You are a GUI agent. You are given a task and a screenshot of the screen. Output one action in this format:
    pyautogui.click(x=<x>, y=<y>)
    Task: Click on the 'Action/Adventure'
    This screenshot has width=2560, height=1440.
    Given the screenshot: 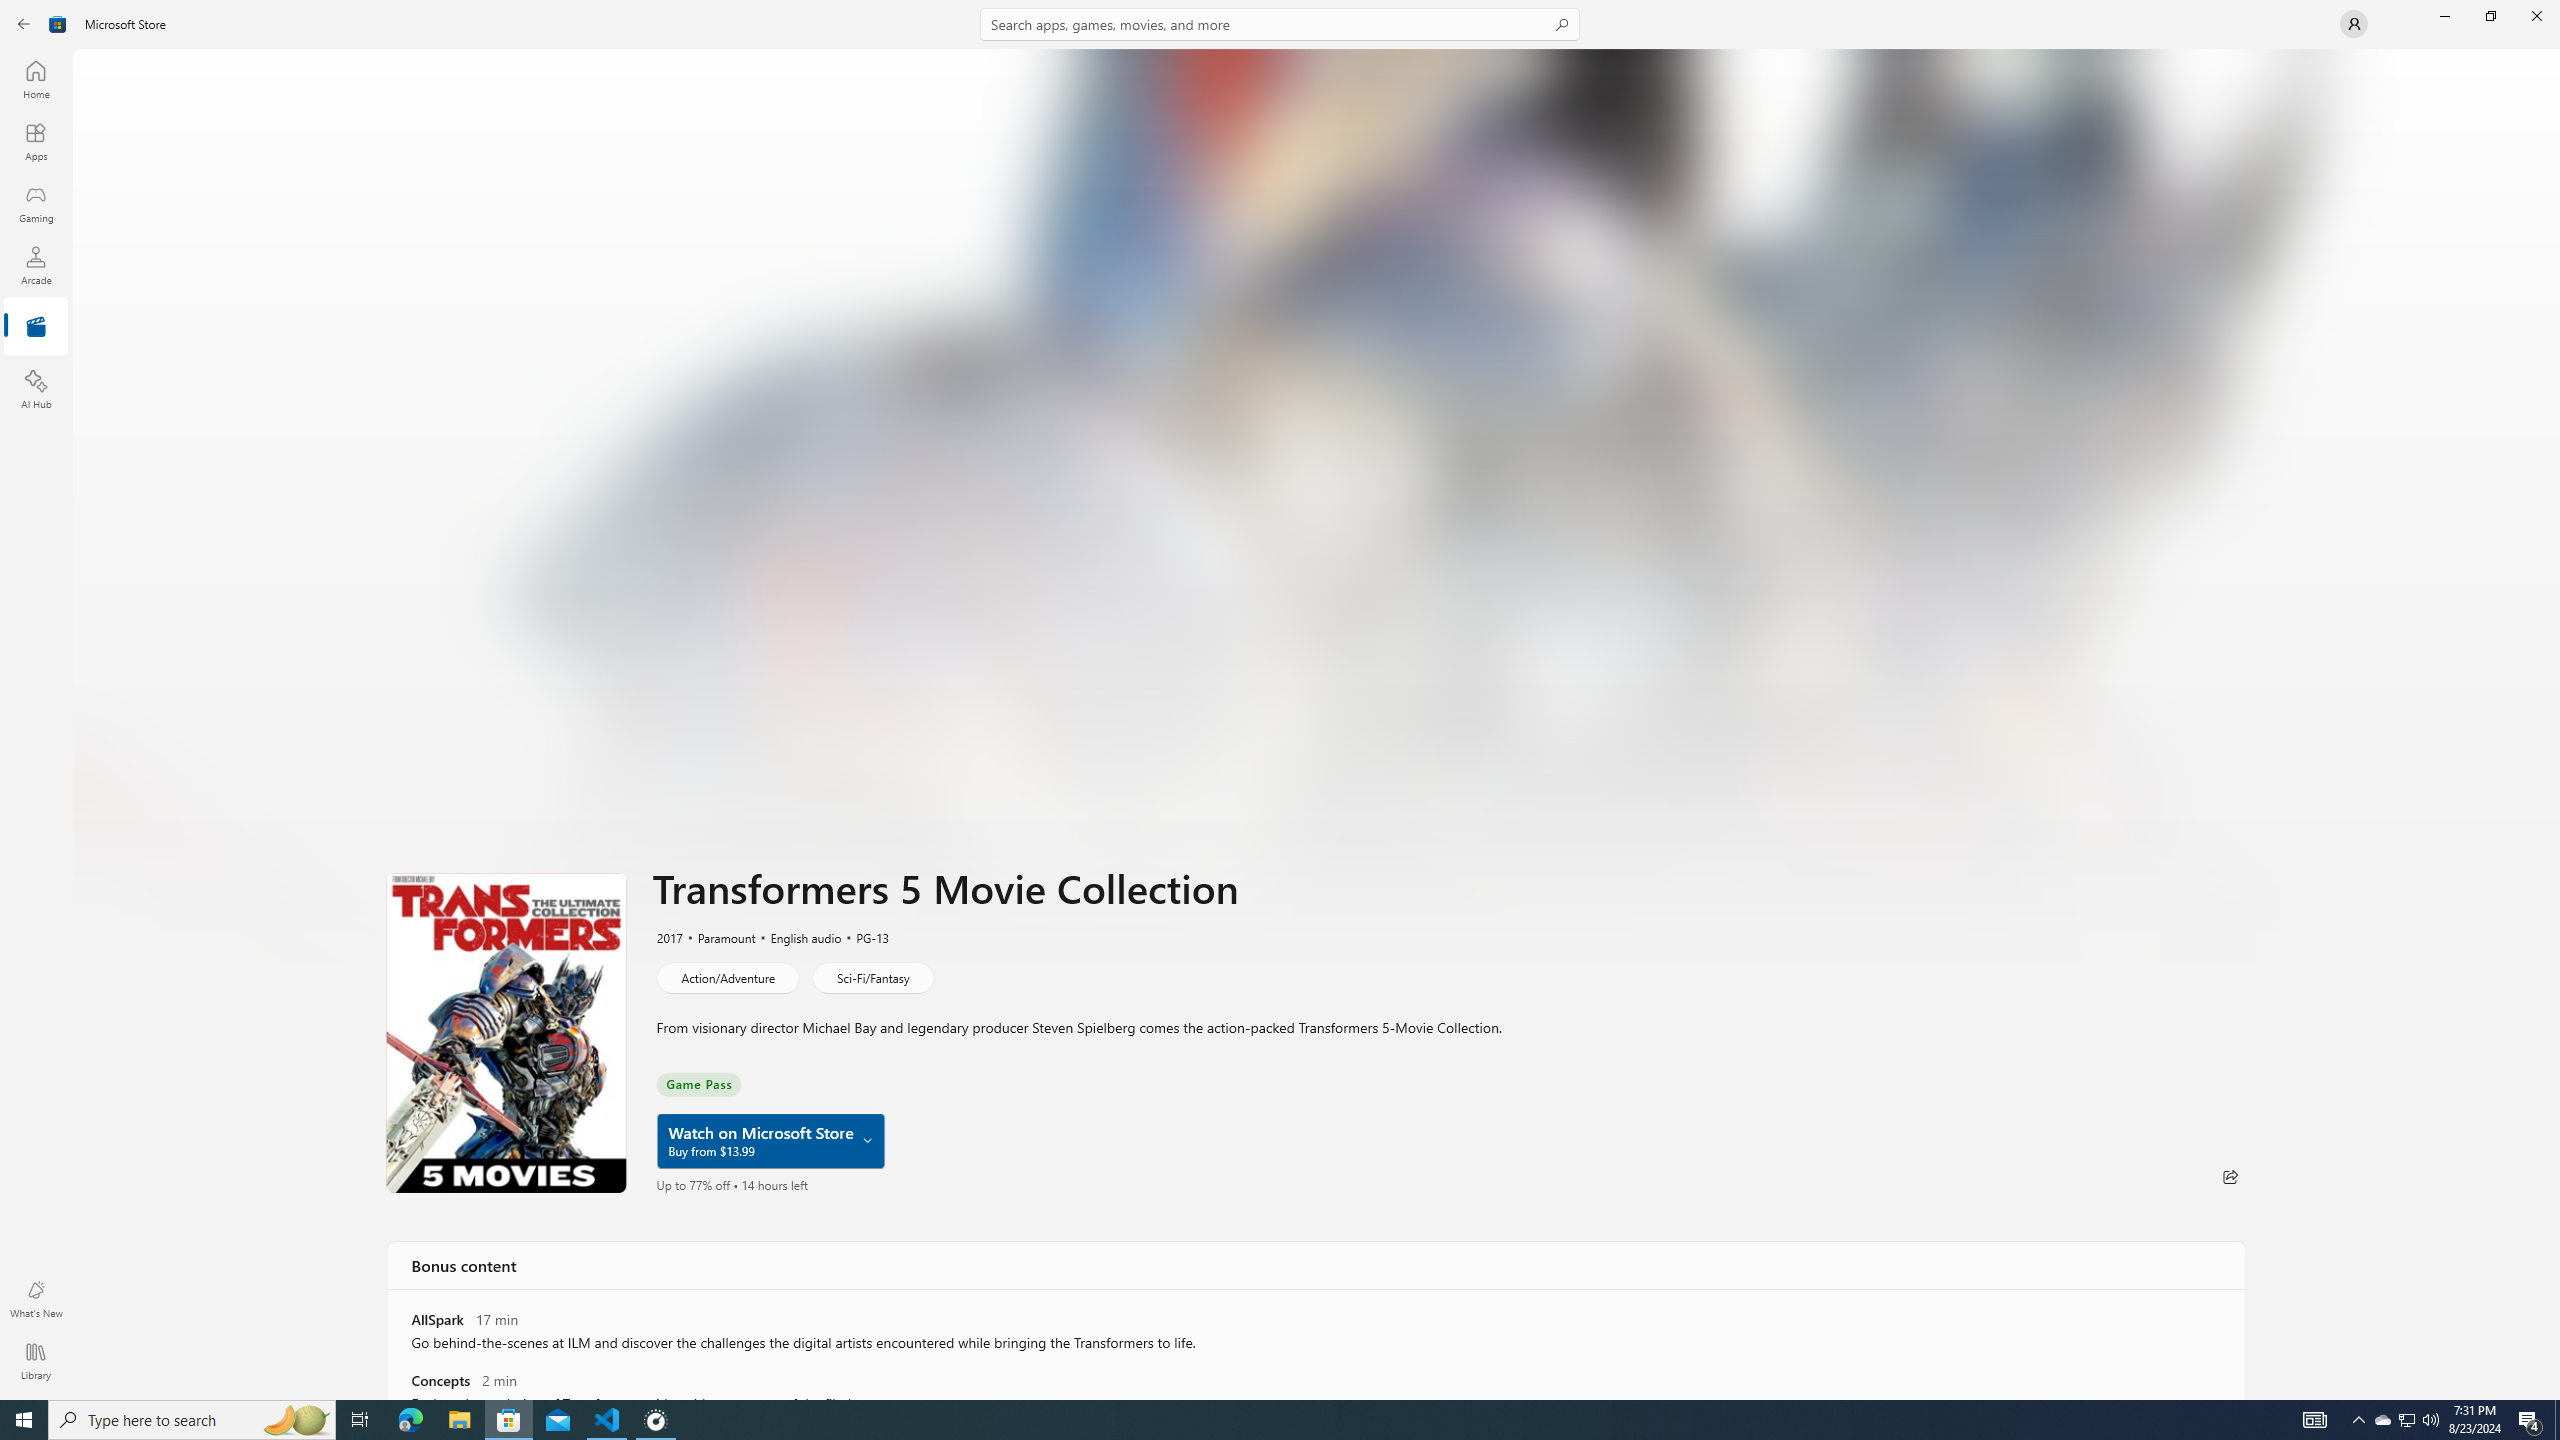 What is the action you would take?
    pyautogui.click(x=726, y=976)
    